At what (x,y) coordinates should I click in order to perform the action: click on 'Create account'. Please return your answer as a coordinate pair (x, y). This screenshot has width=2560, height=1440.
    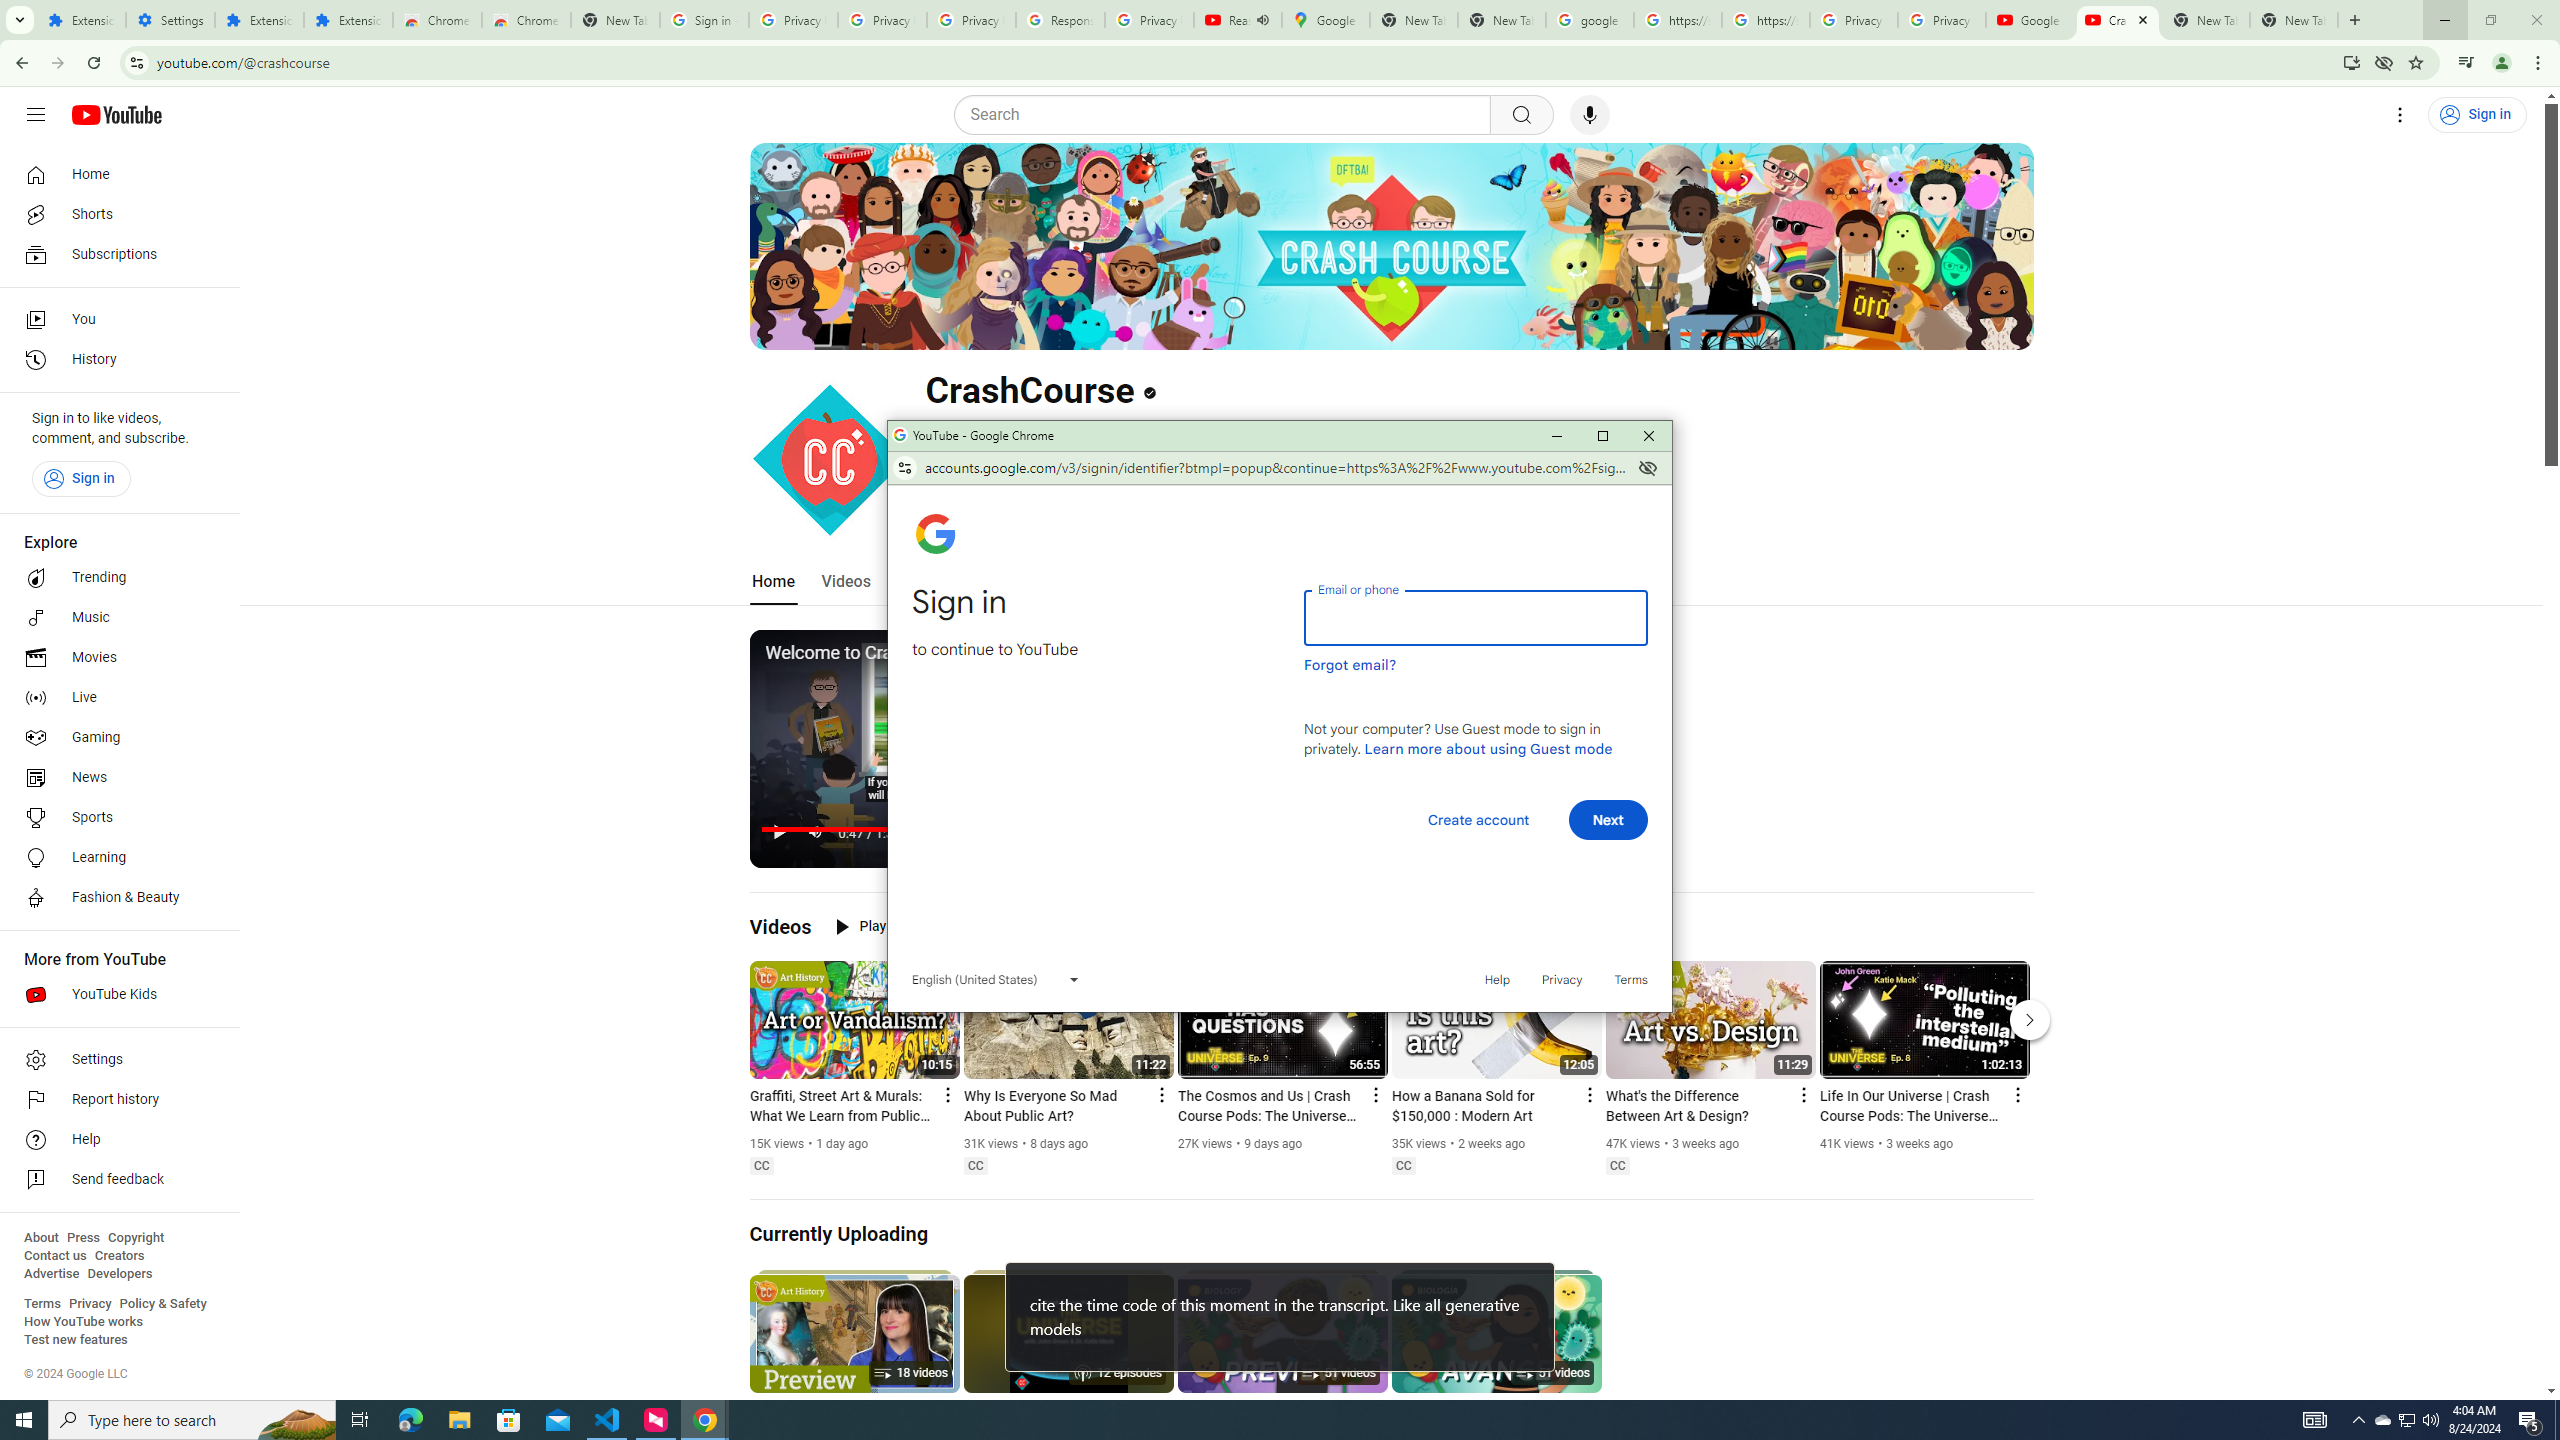
    Looking at the image, I should click on (1477, 819).